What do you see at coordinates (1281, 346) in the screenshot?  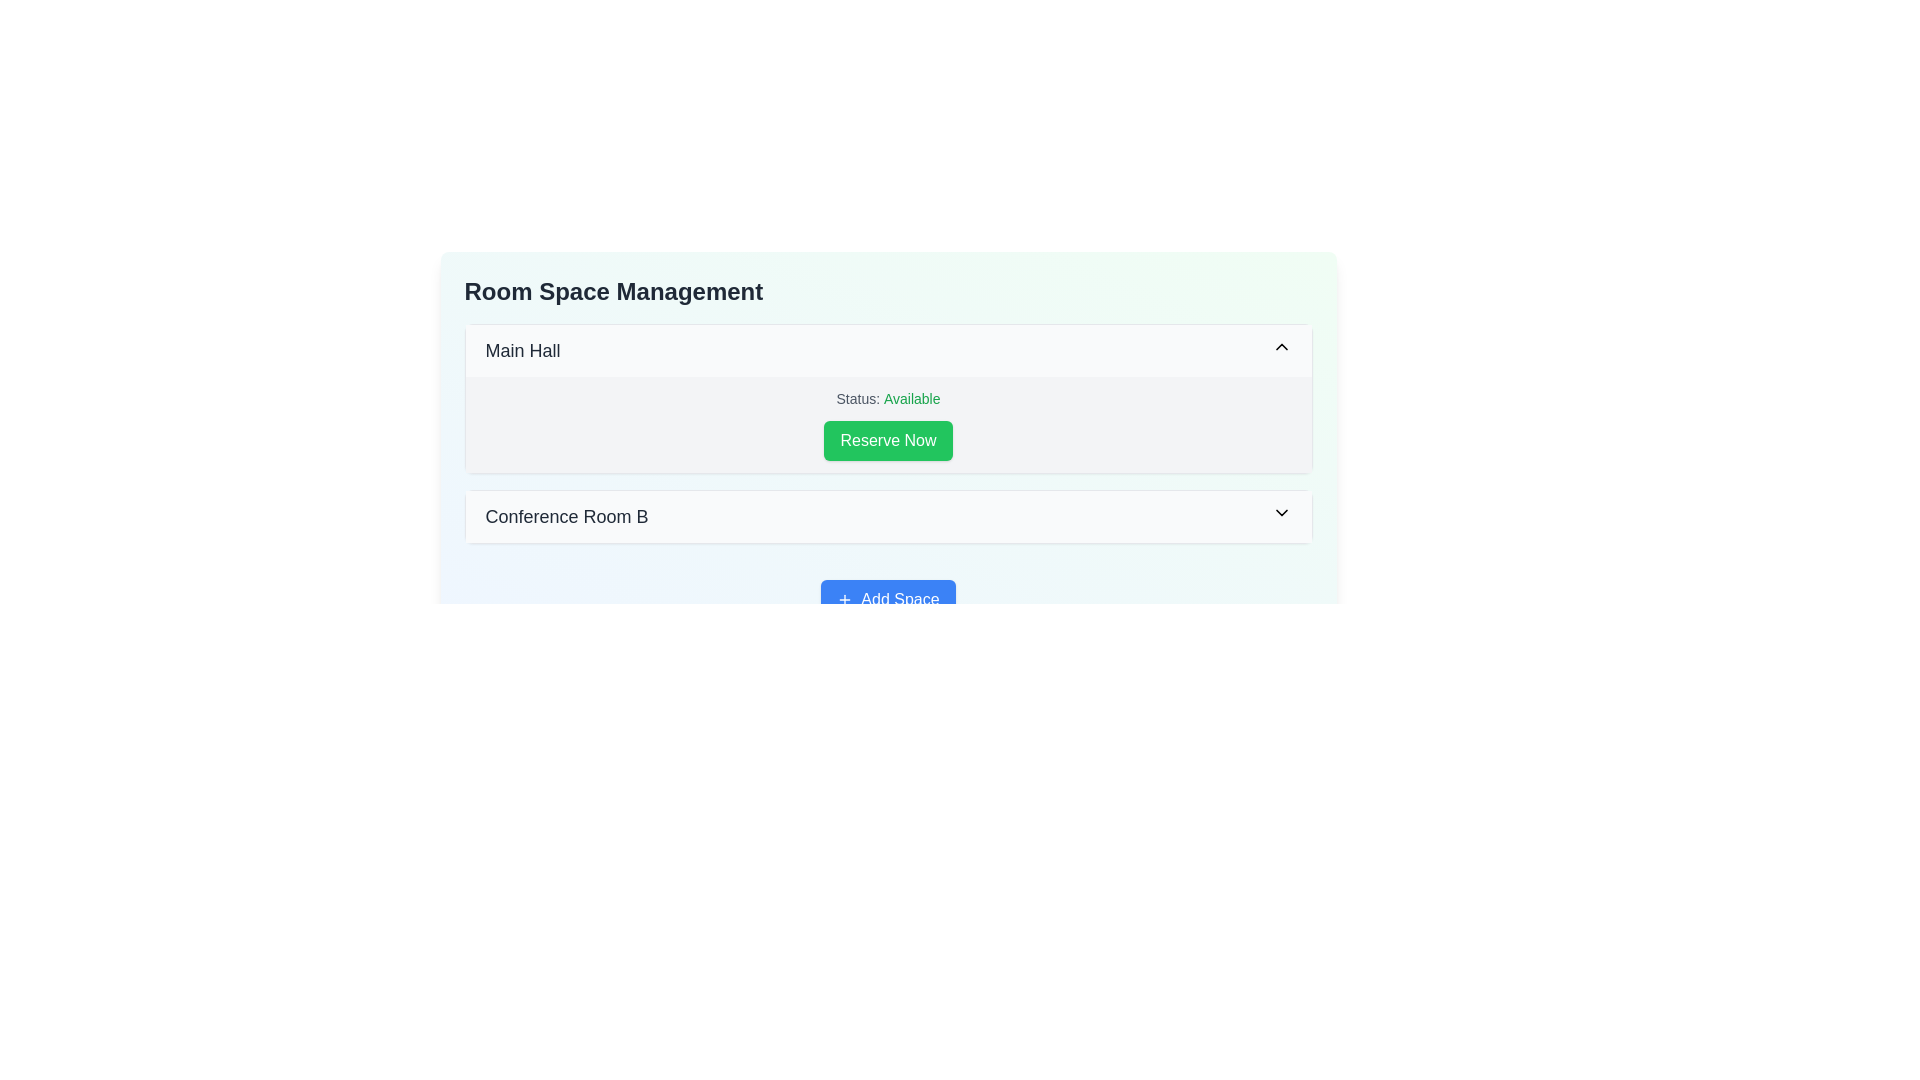 I see `the downward-facing chevron icon located to the far right of the 'Main Hall' text` at bounding box center [1281, 346].